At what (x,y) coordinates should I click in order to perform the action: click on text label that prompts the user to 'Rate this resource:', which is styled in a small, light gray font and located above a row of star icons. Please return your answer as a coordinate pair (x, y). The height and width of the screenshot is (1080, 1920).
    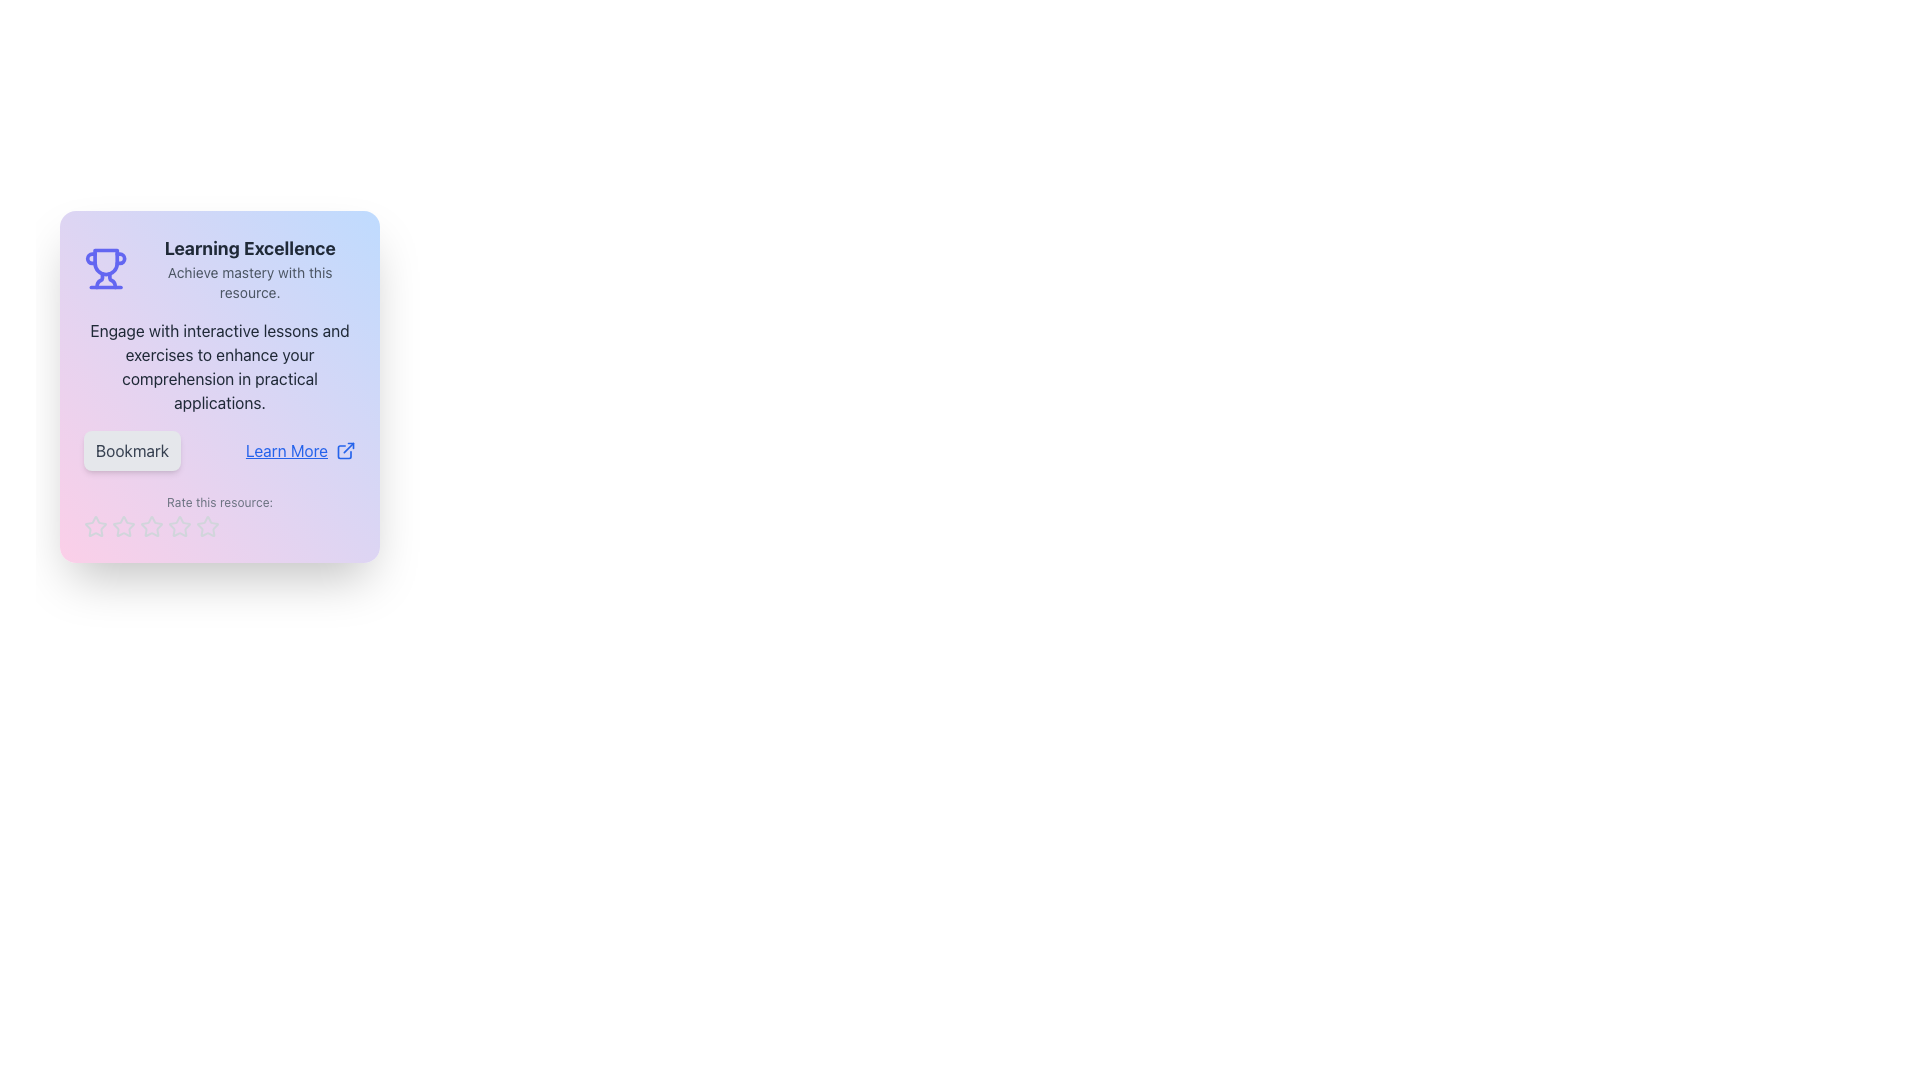
    Looking at the image, I should click on (220, 515).